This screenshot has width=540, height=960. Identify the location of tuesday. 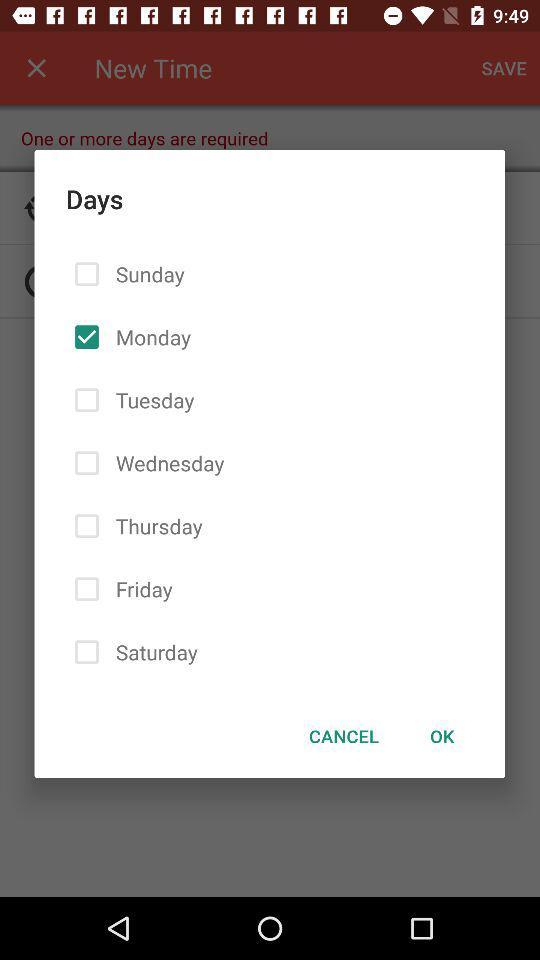
(150, 399).